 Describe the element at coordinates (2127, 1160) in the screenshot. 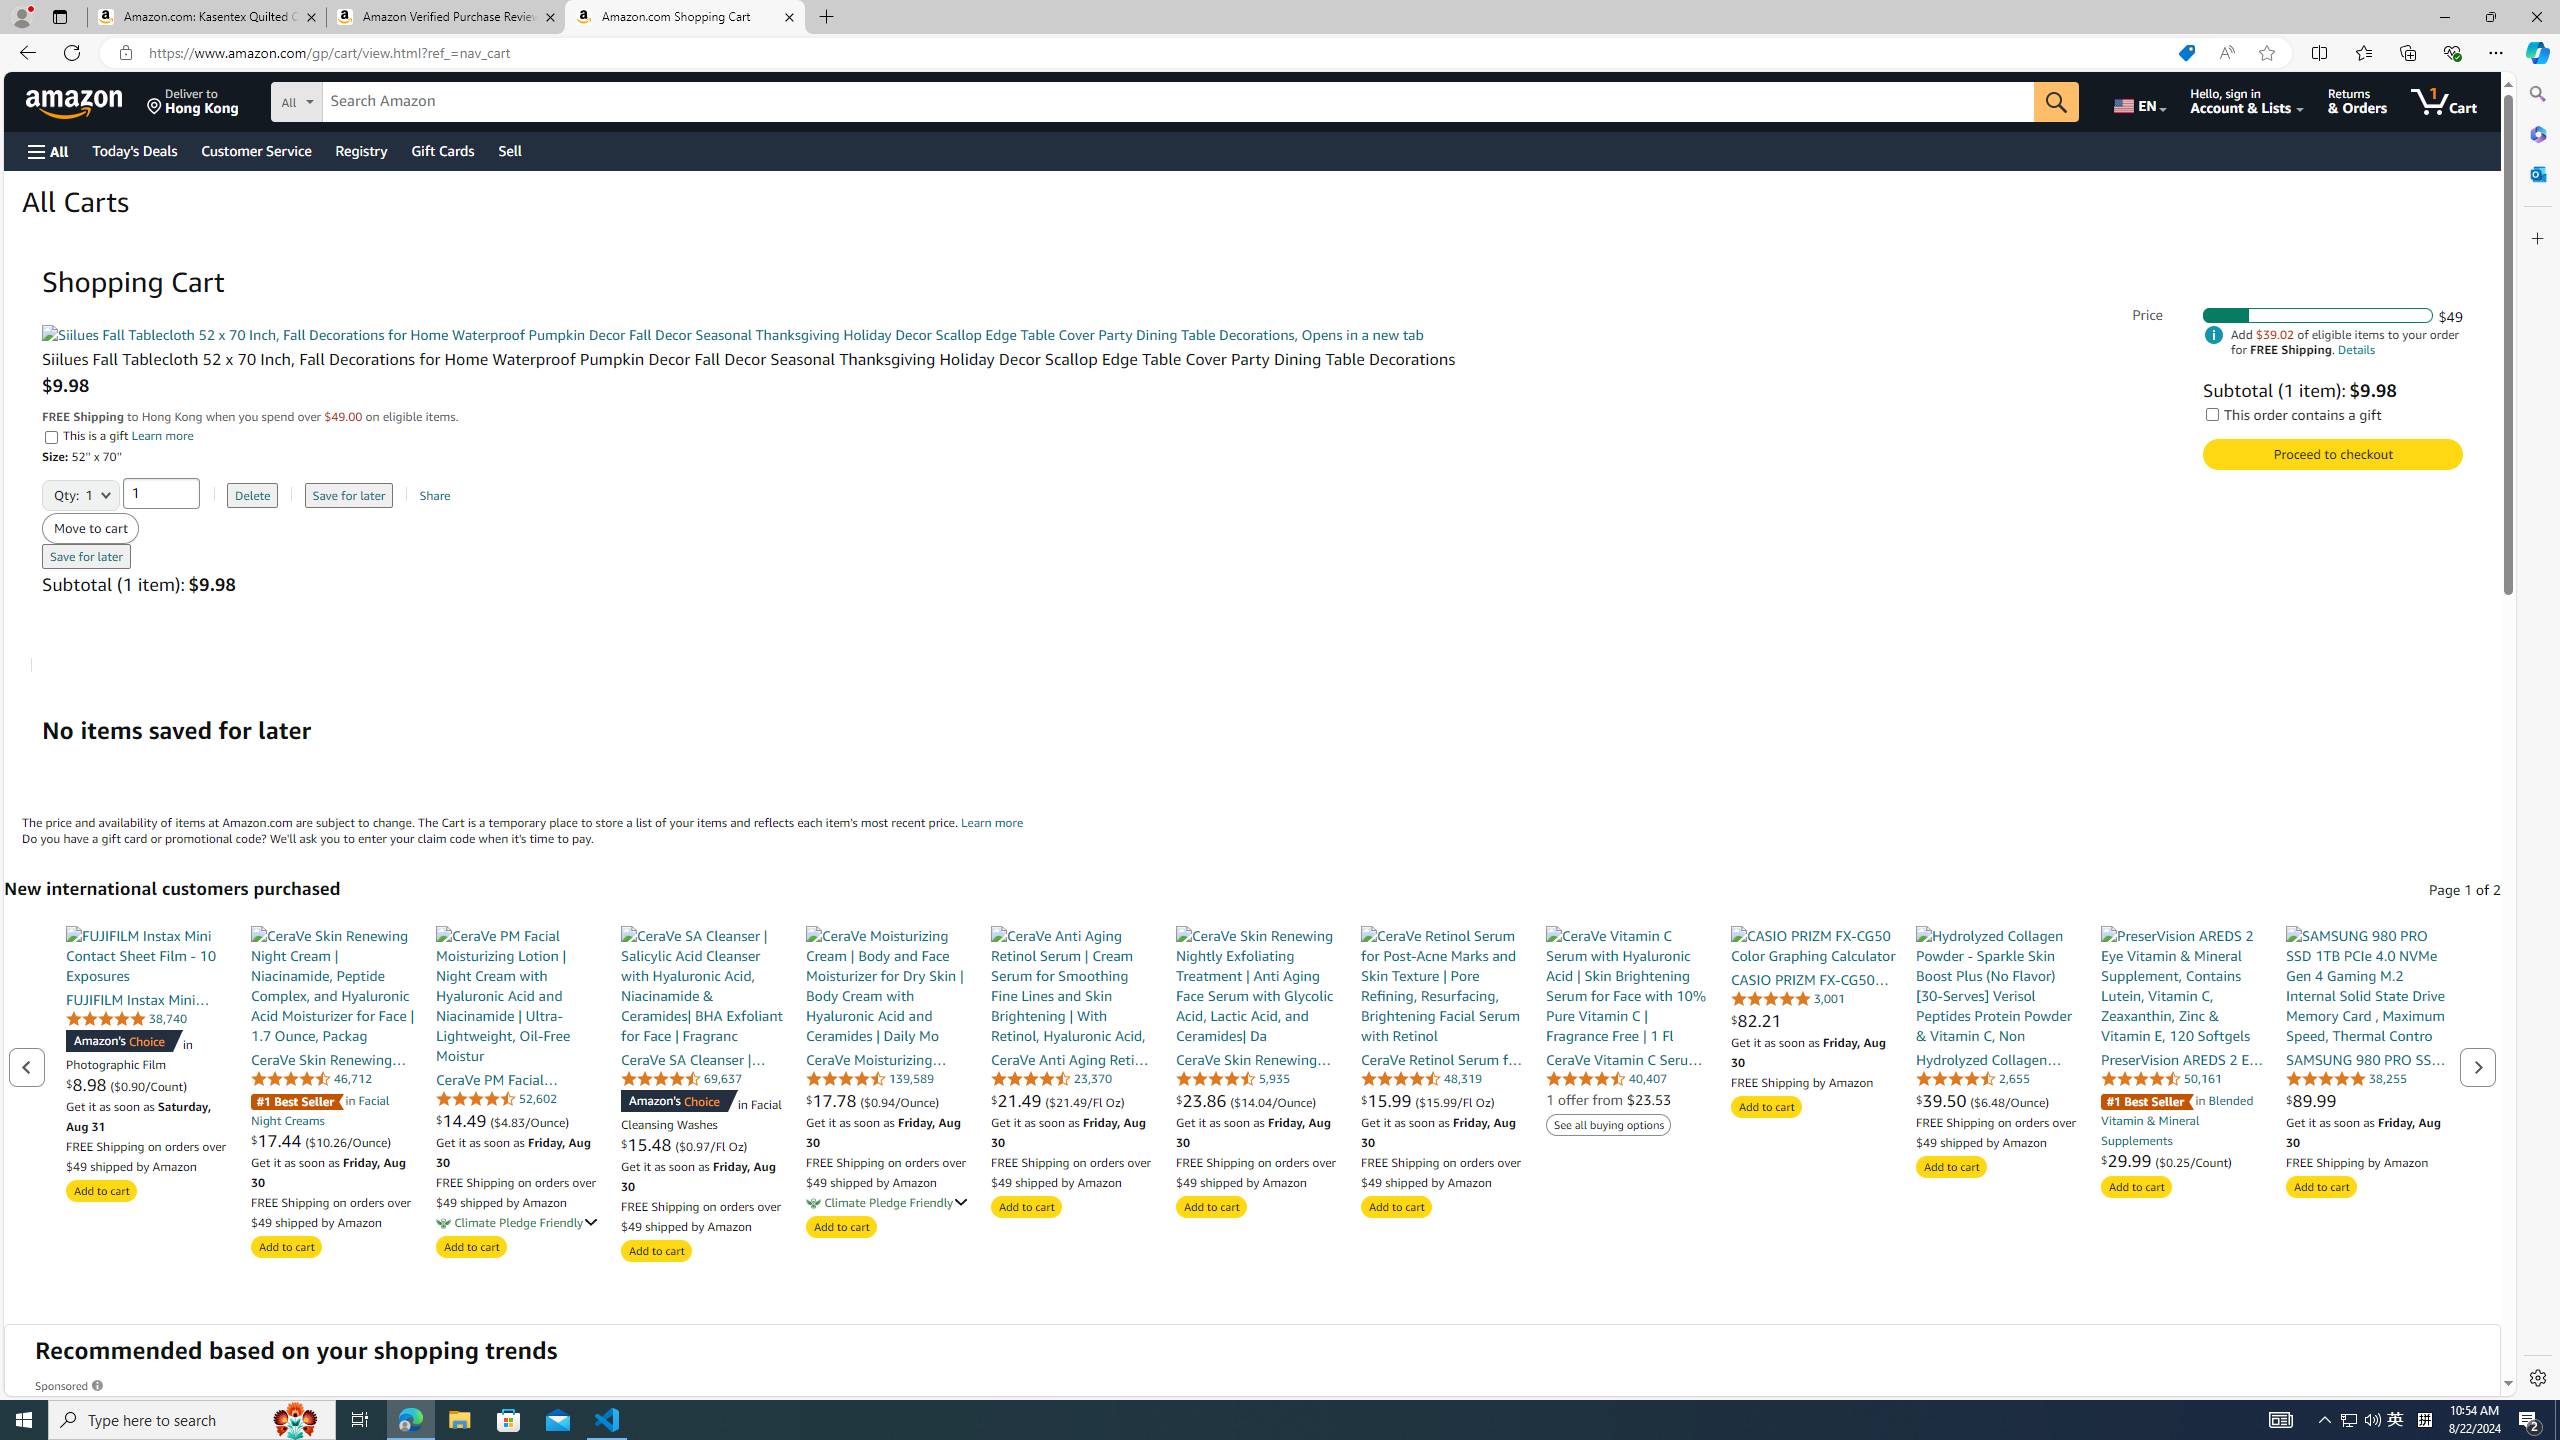

I see `'$29.99 '` at that location.